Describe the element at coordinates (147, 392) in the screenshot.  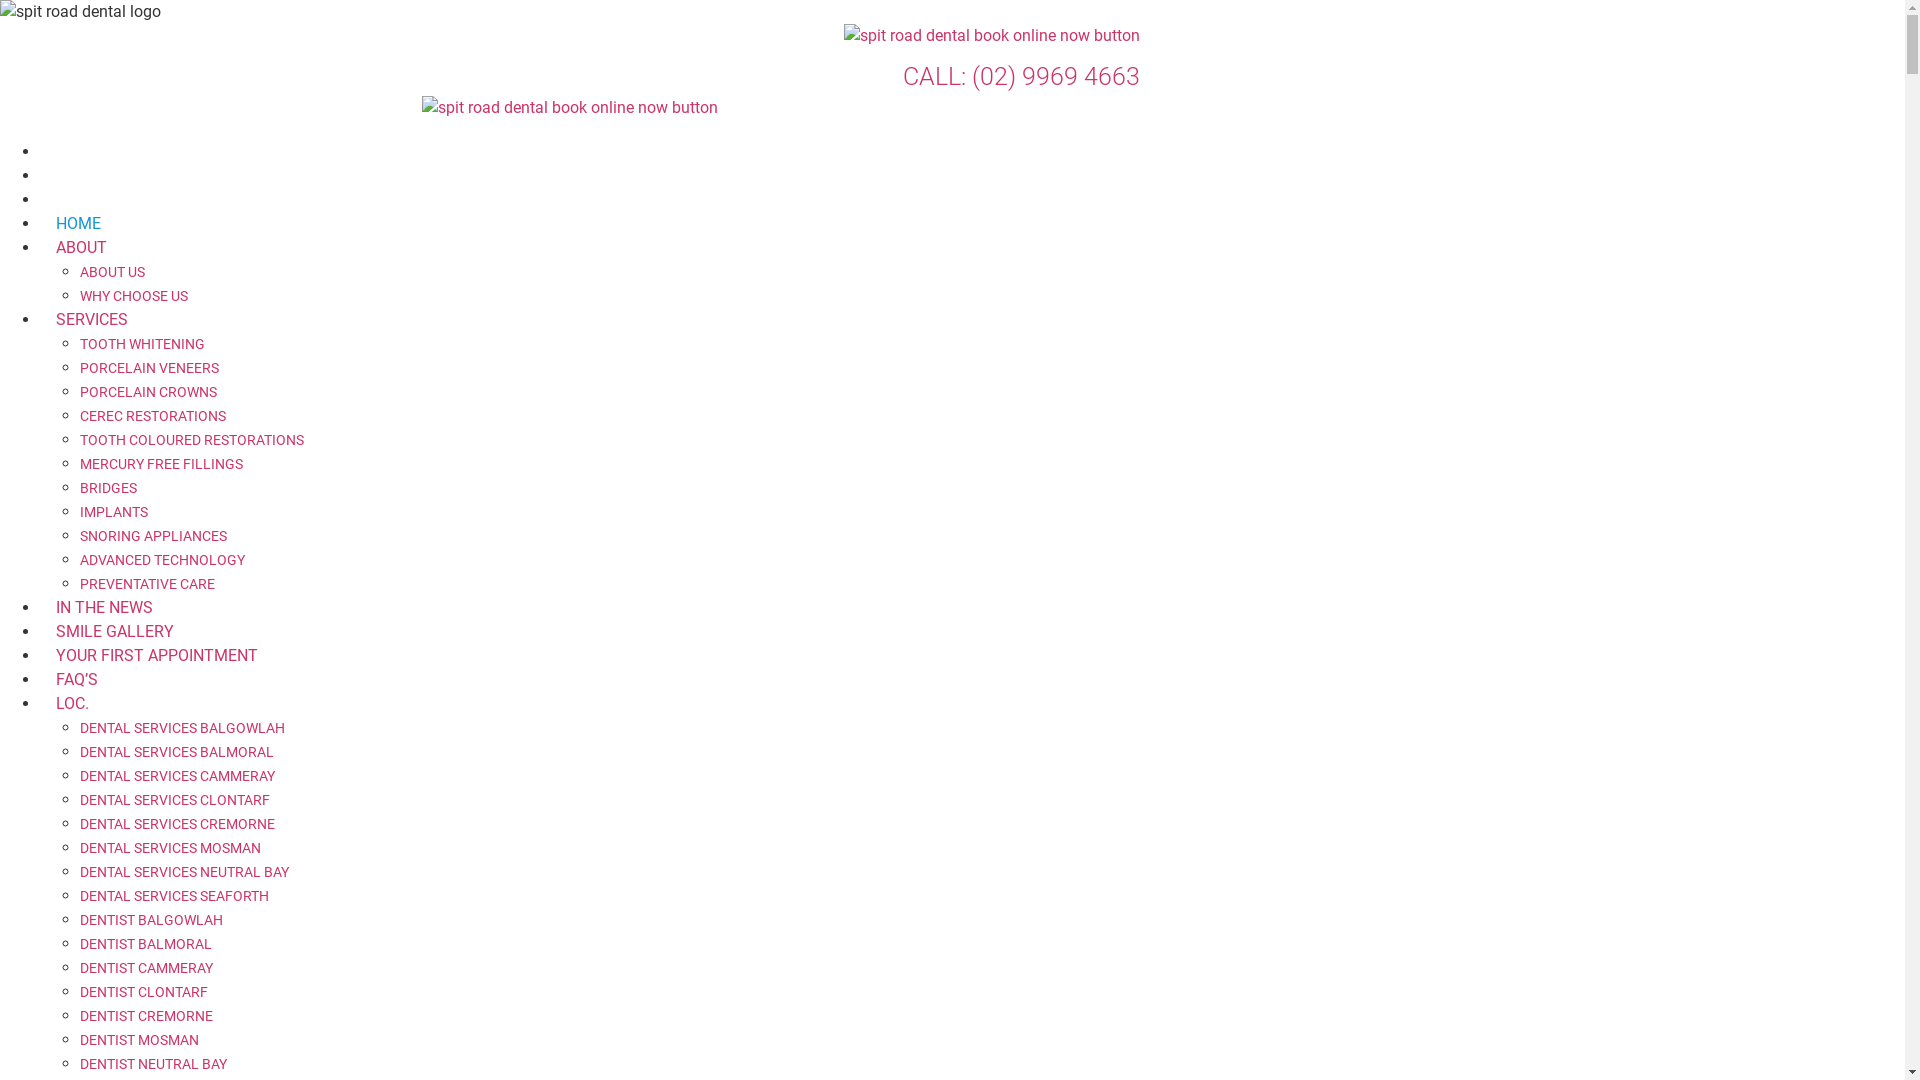
I see `'PORCELAIN CROWNS'` at that location.